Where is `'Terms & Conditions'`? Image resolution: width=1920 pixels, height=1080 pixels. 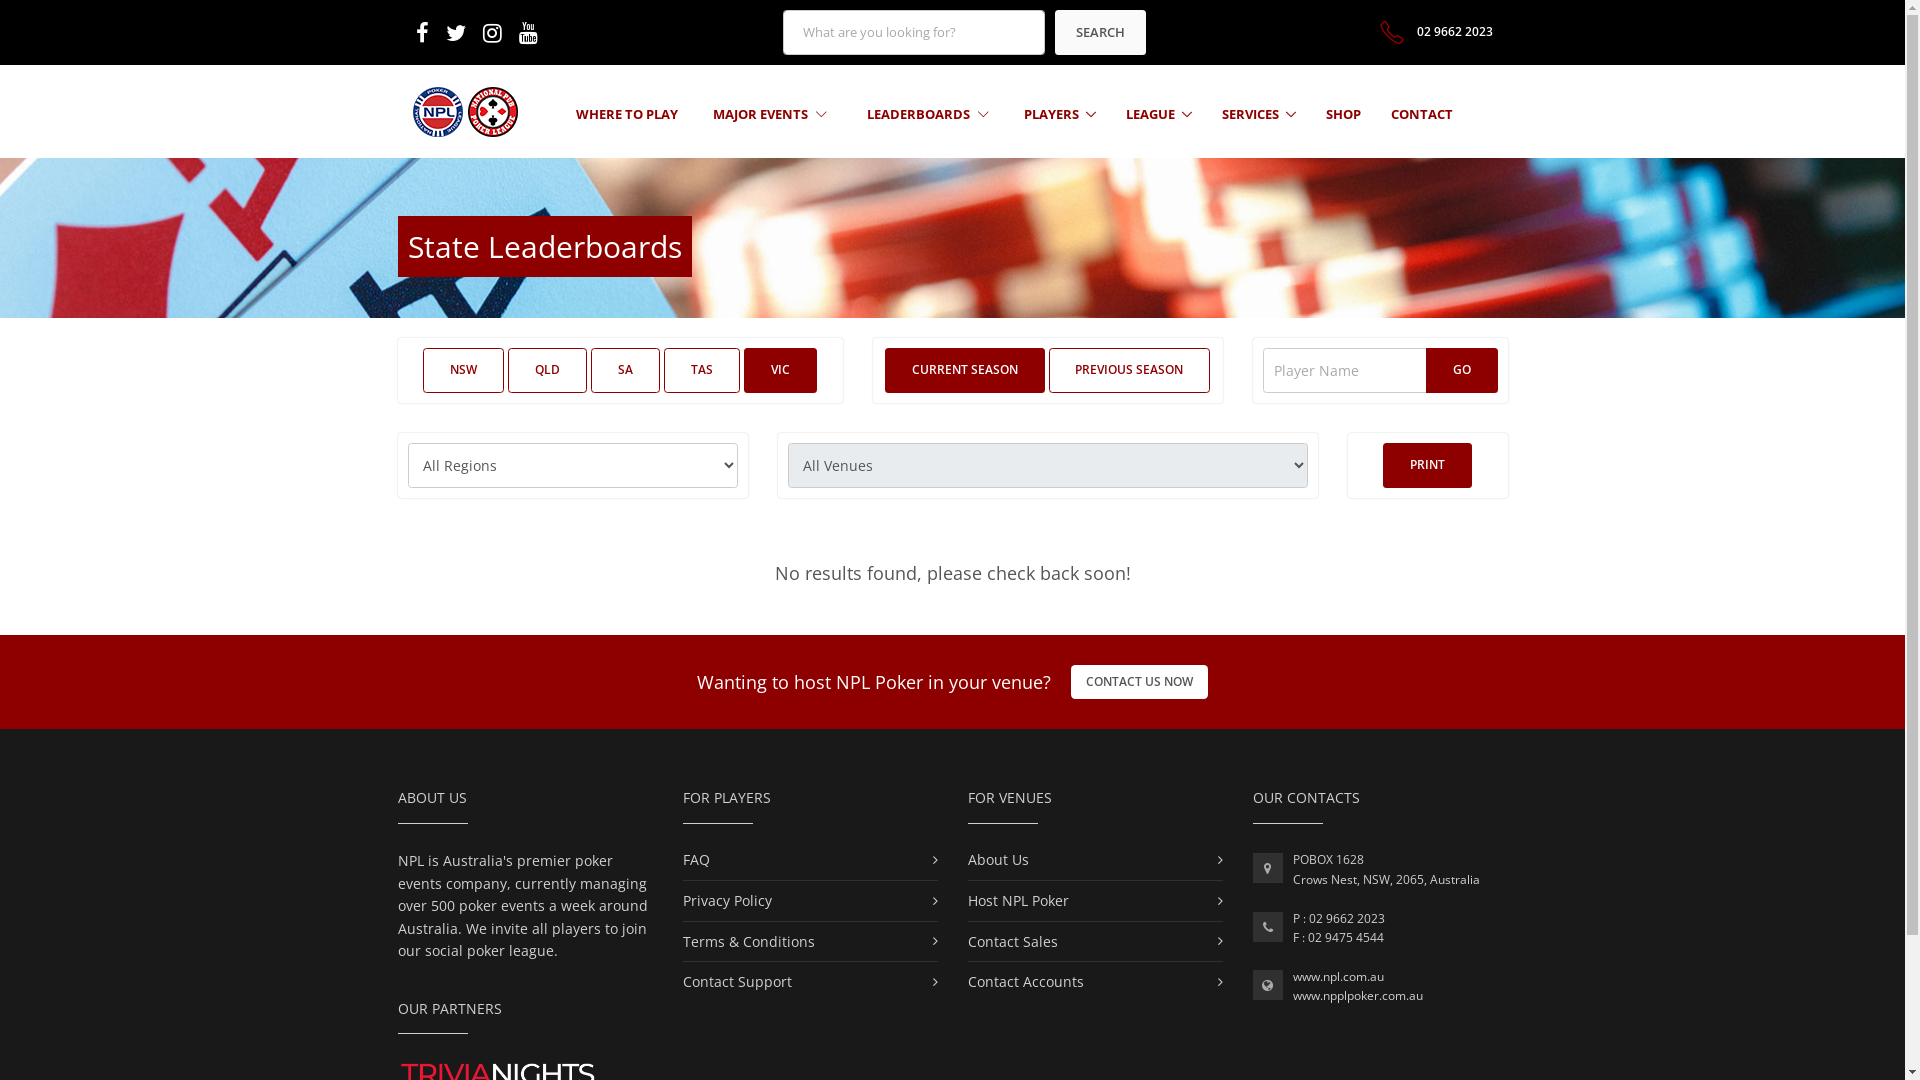
'Terms & Conditions' is located at coordinates (747, 941).